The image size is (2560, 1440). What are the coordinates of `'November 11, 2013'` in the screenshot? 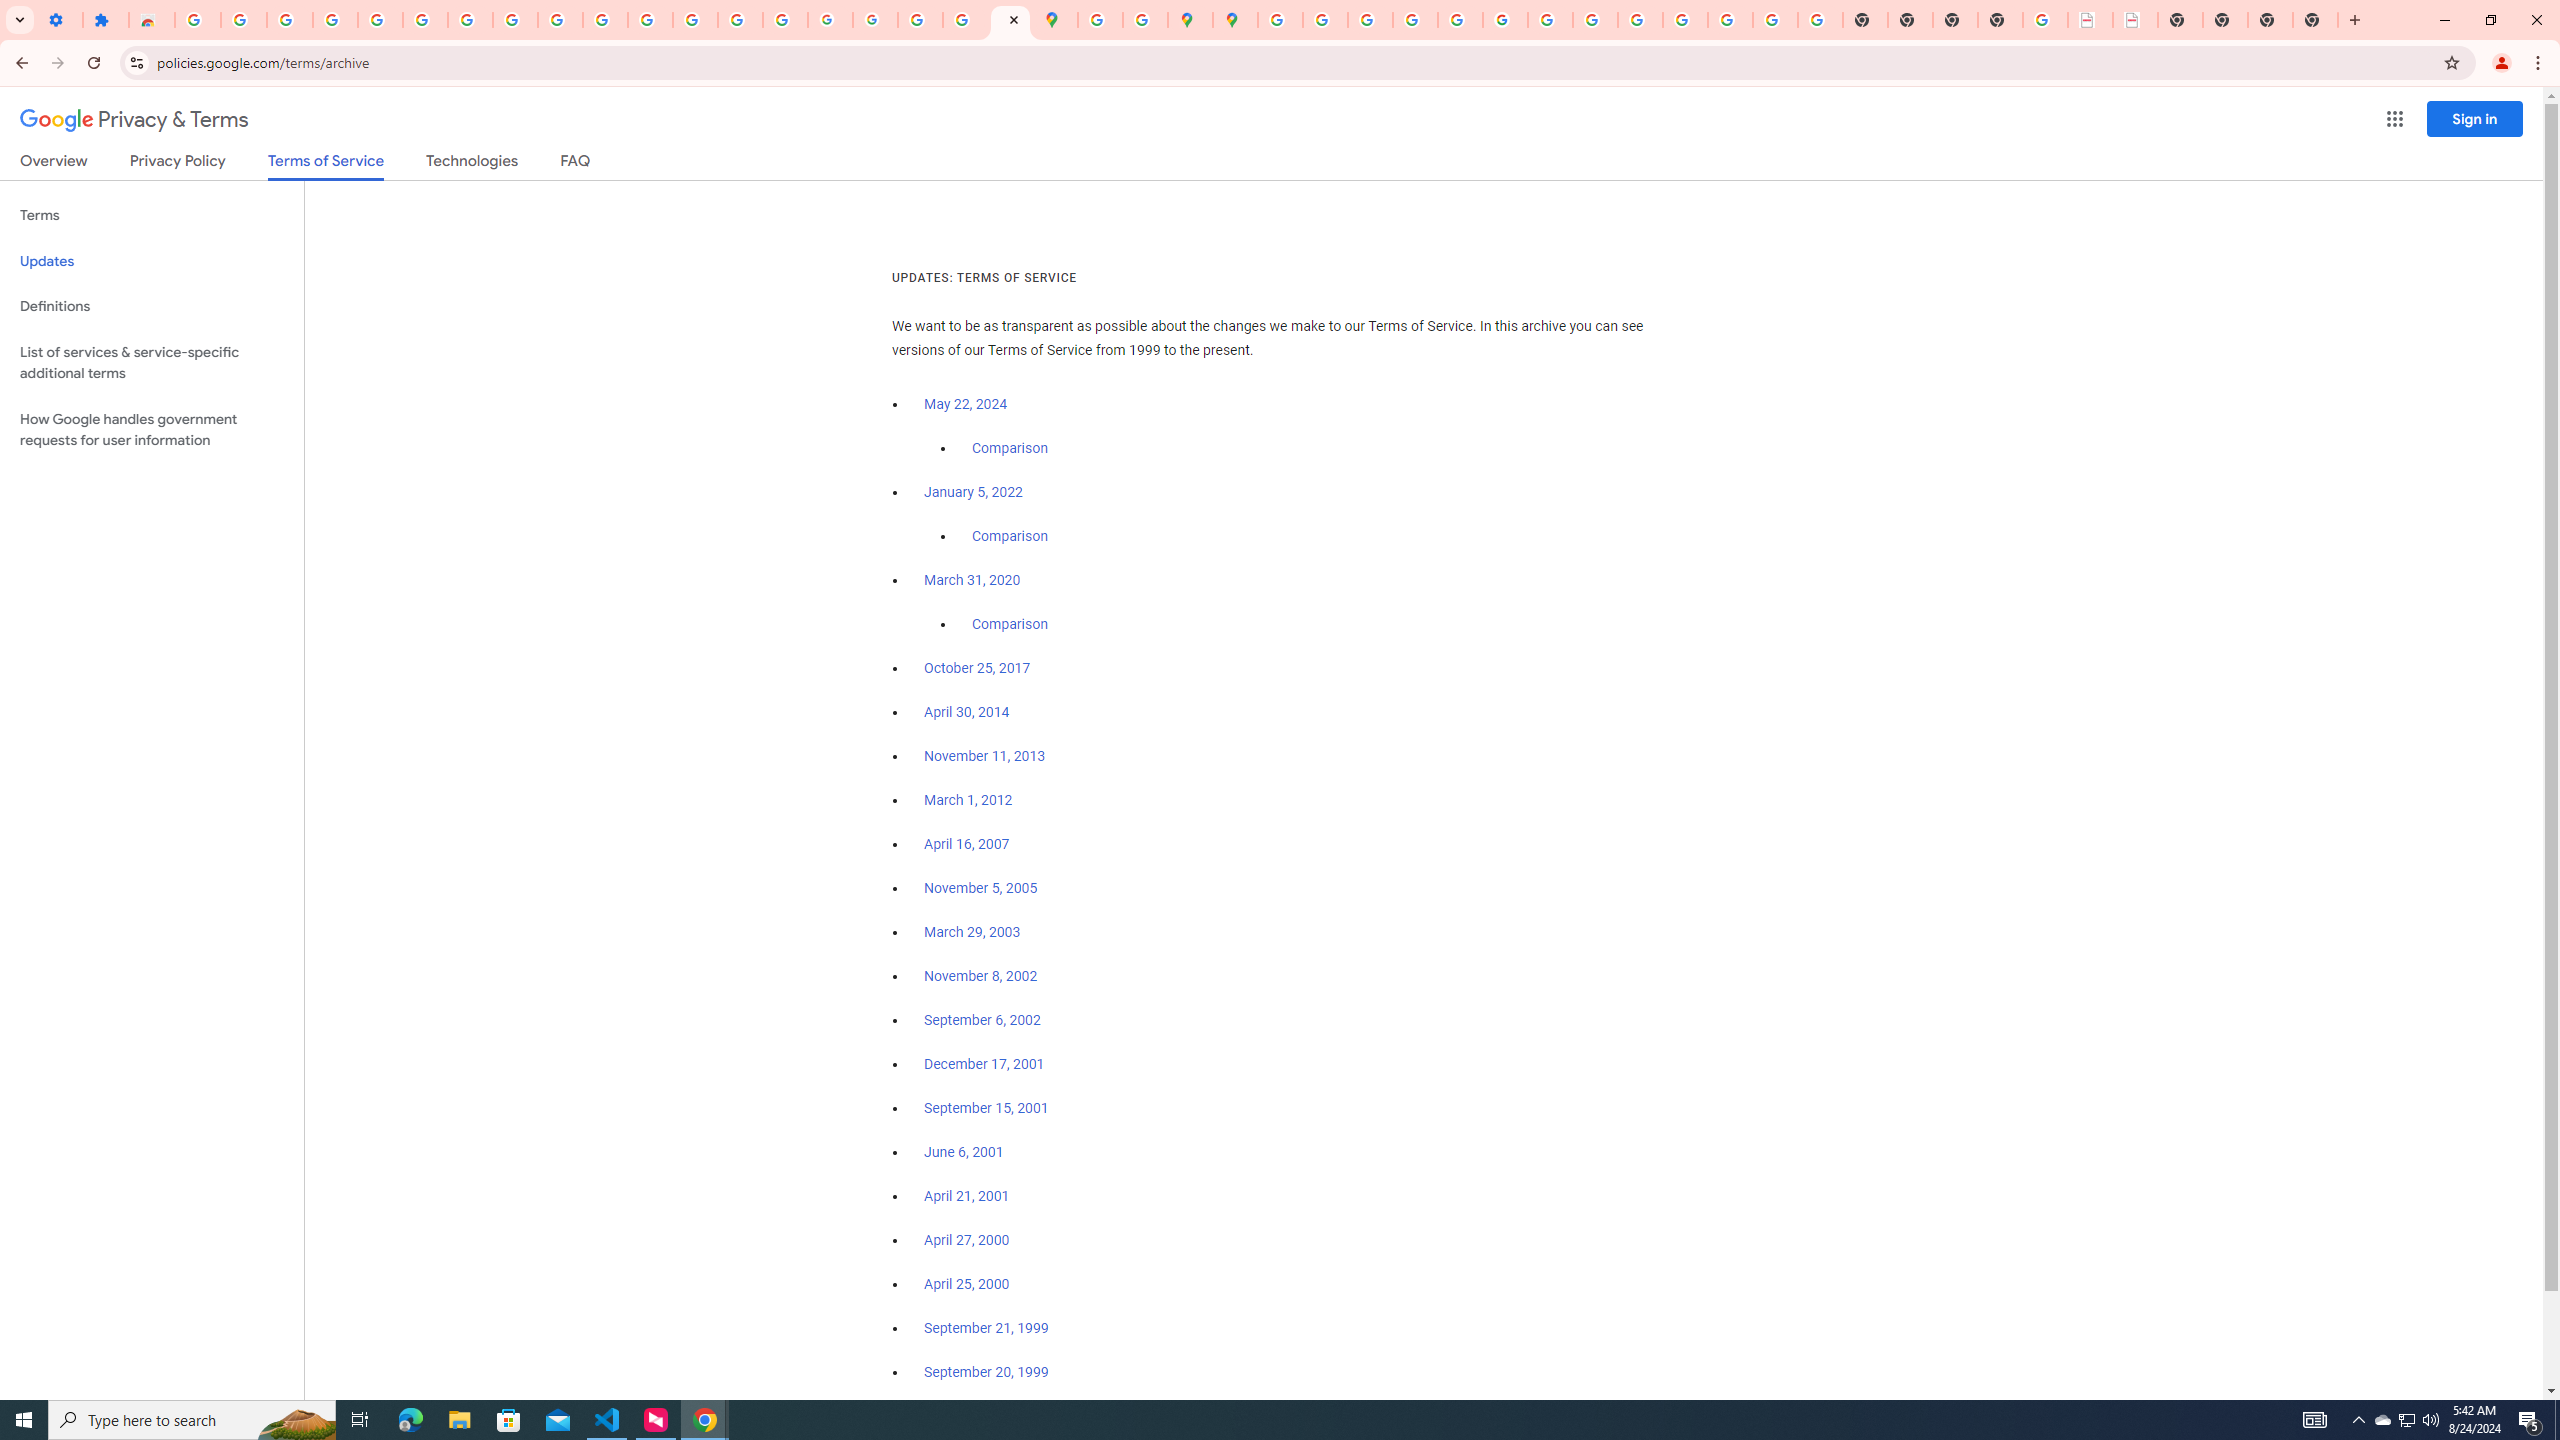 It's located at (985, 755).